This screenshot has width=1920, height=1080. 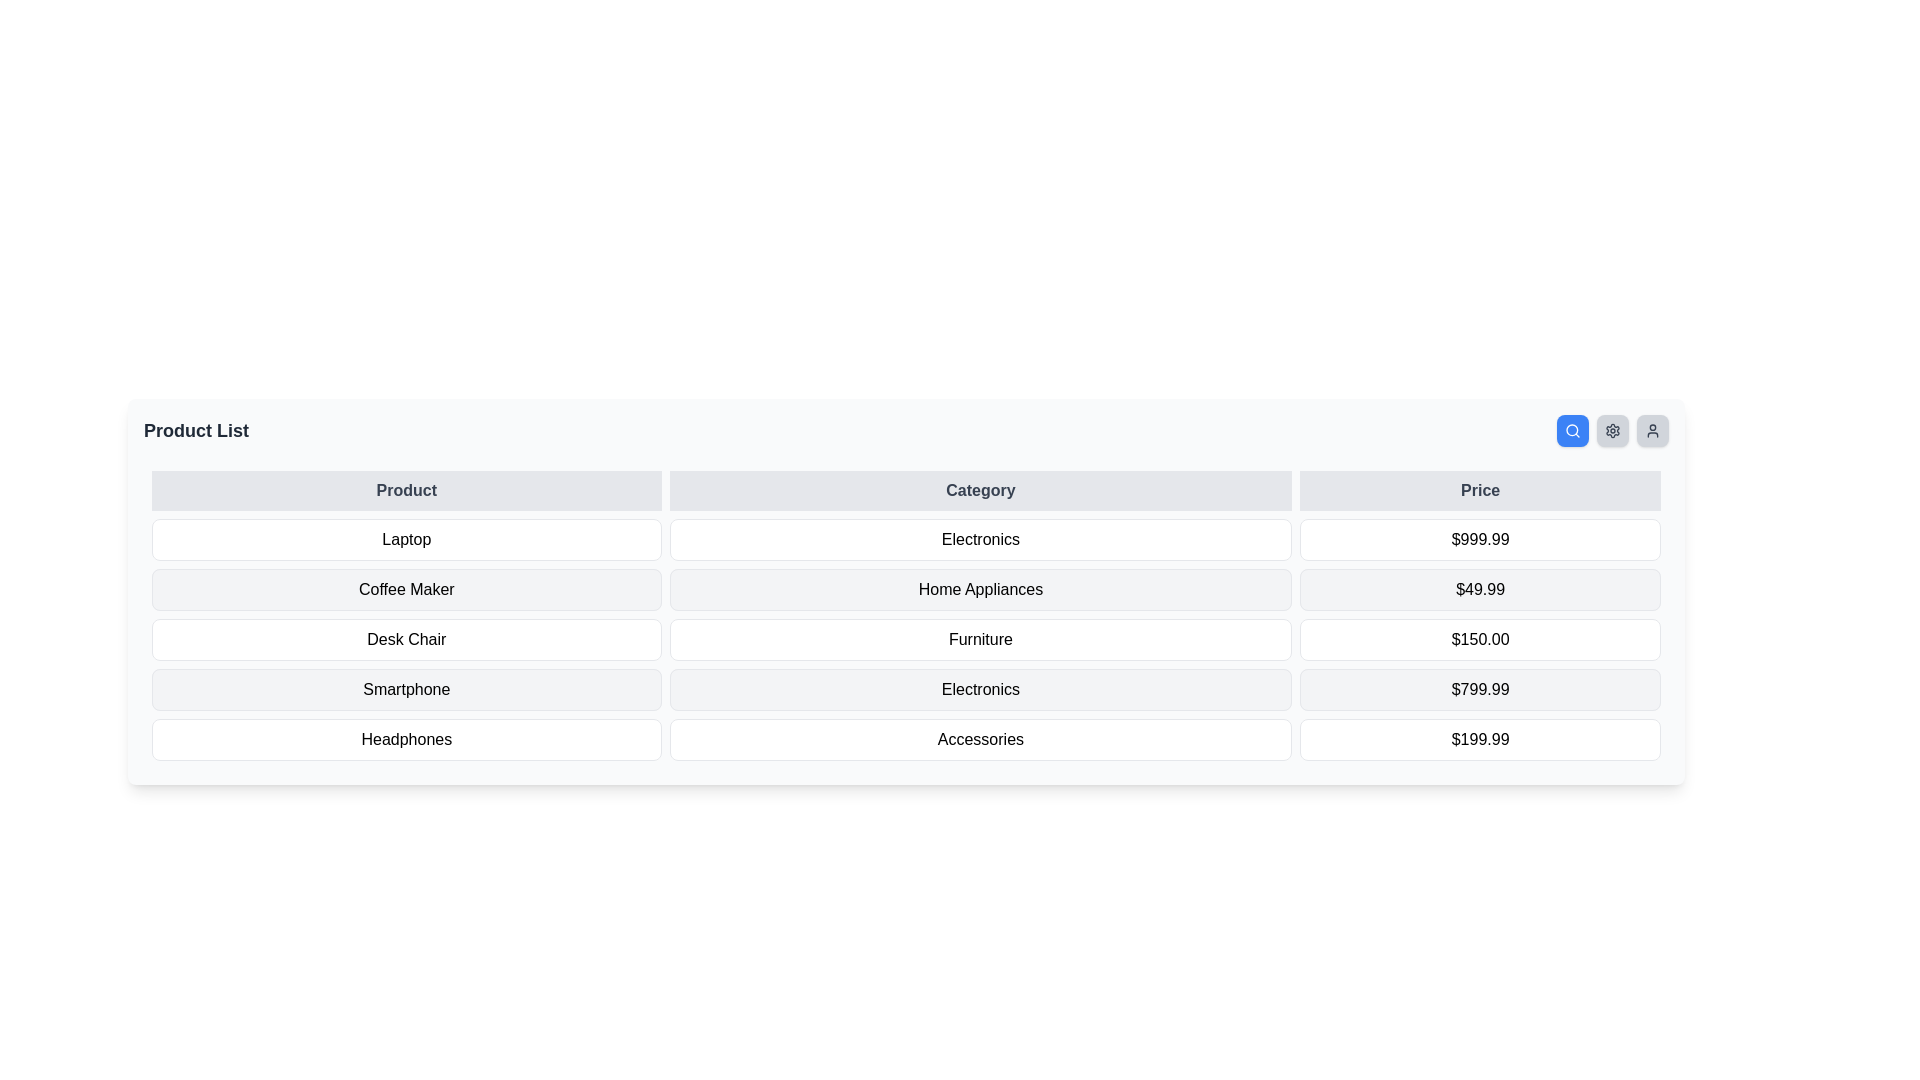 I want to click on the text display element showing the price value '$49.99' for the 'Coffee Maker' product in the 'Home Appliances' category, located in the third column of the second row of the table, so click(x=1480, y=589).